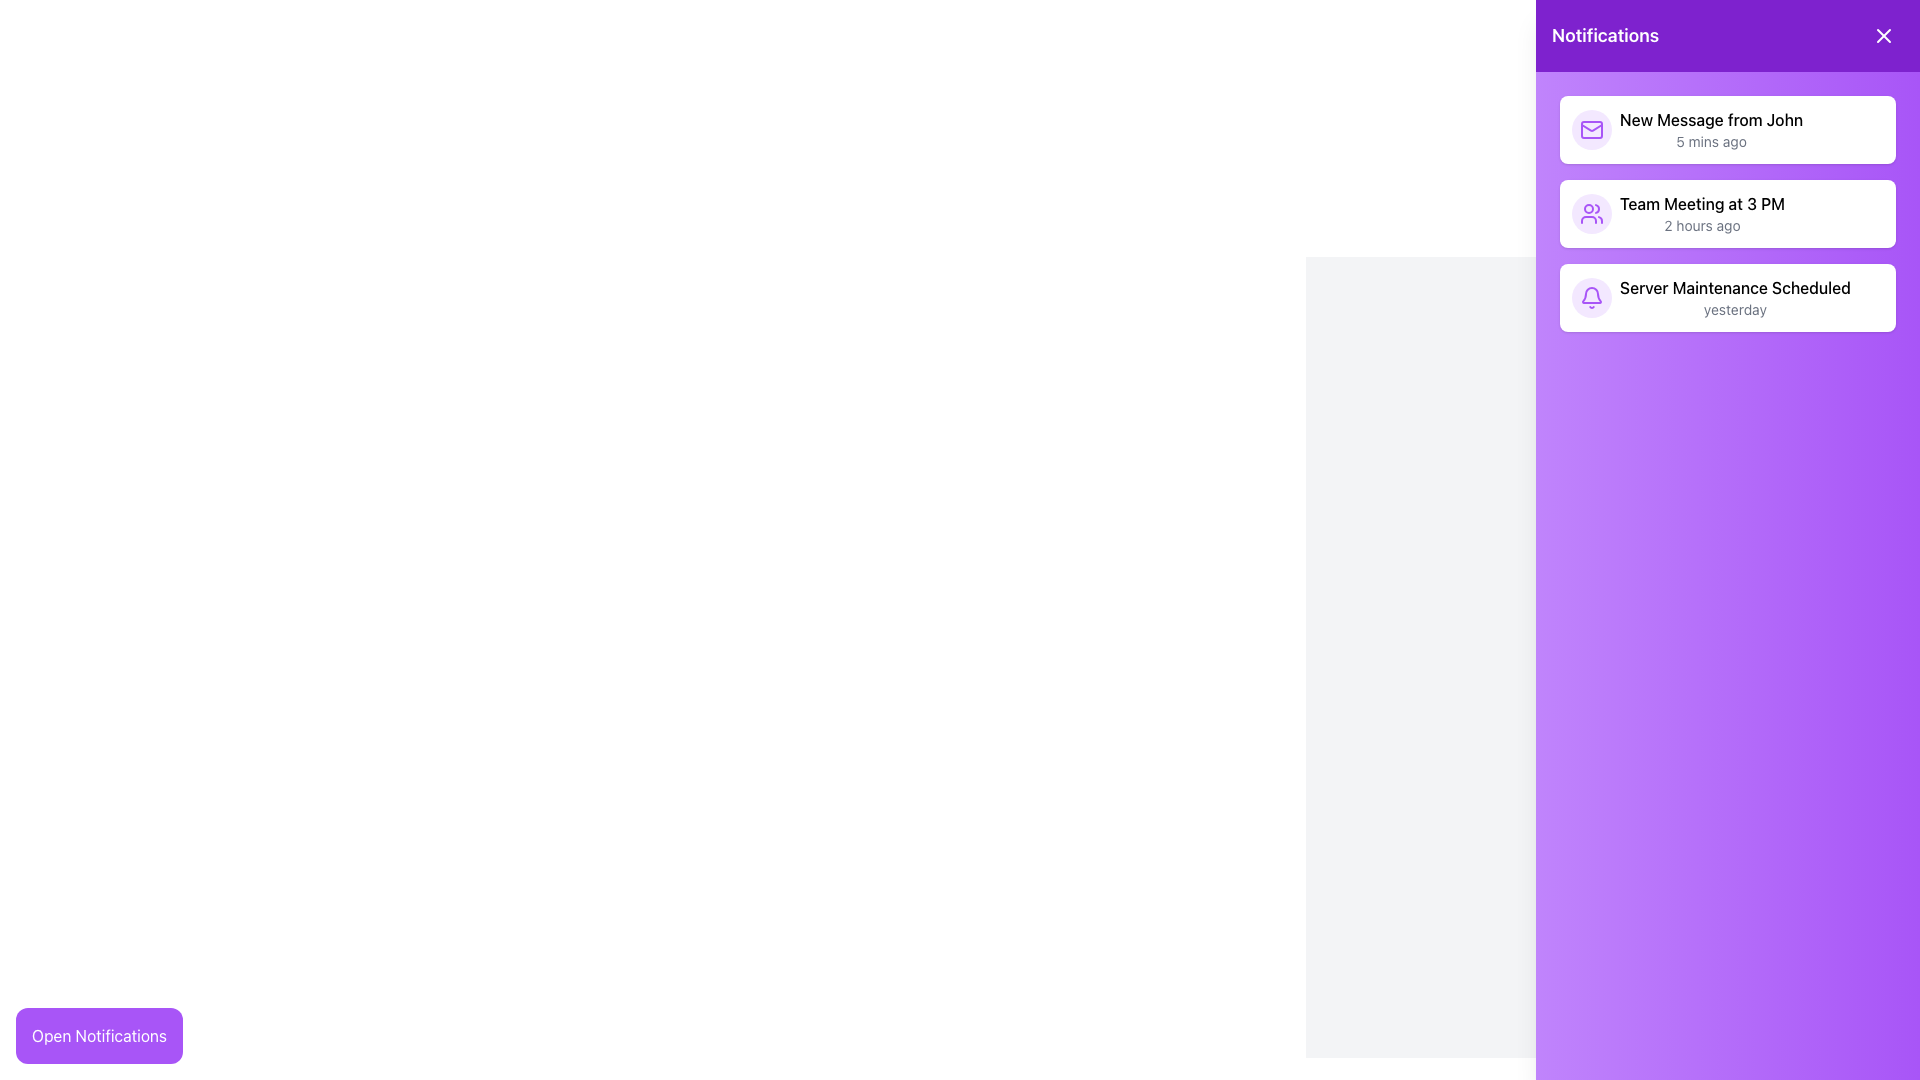  Describe the element at coordinates (1882, 35) in the screenshot. I see `the 'X' shaped icon, which is part of the close icon in the top-right corner of the purple notification panel next to the title 'Notifications'` at that location.